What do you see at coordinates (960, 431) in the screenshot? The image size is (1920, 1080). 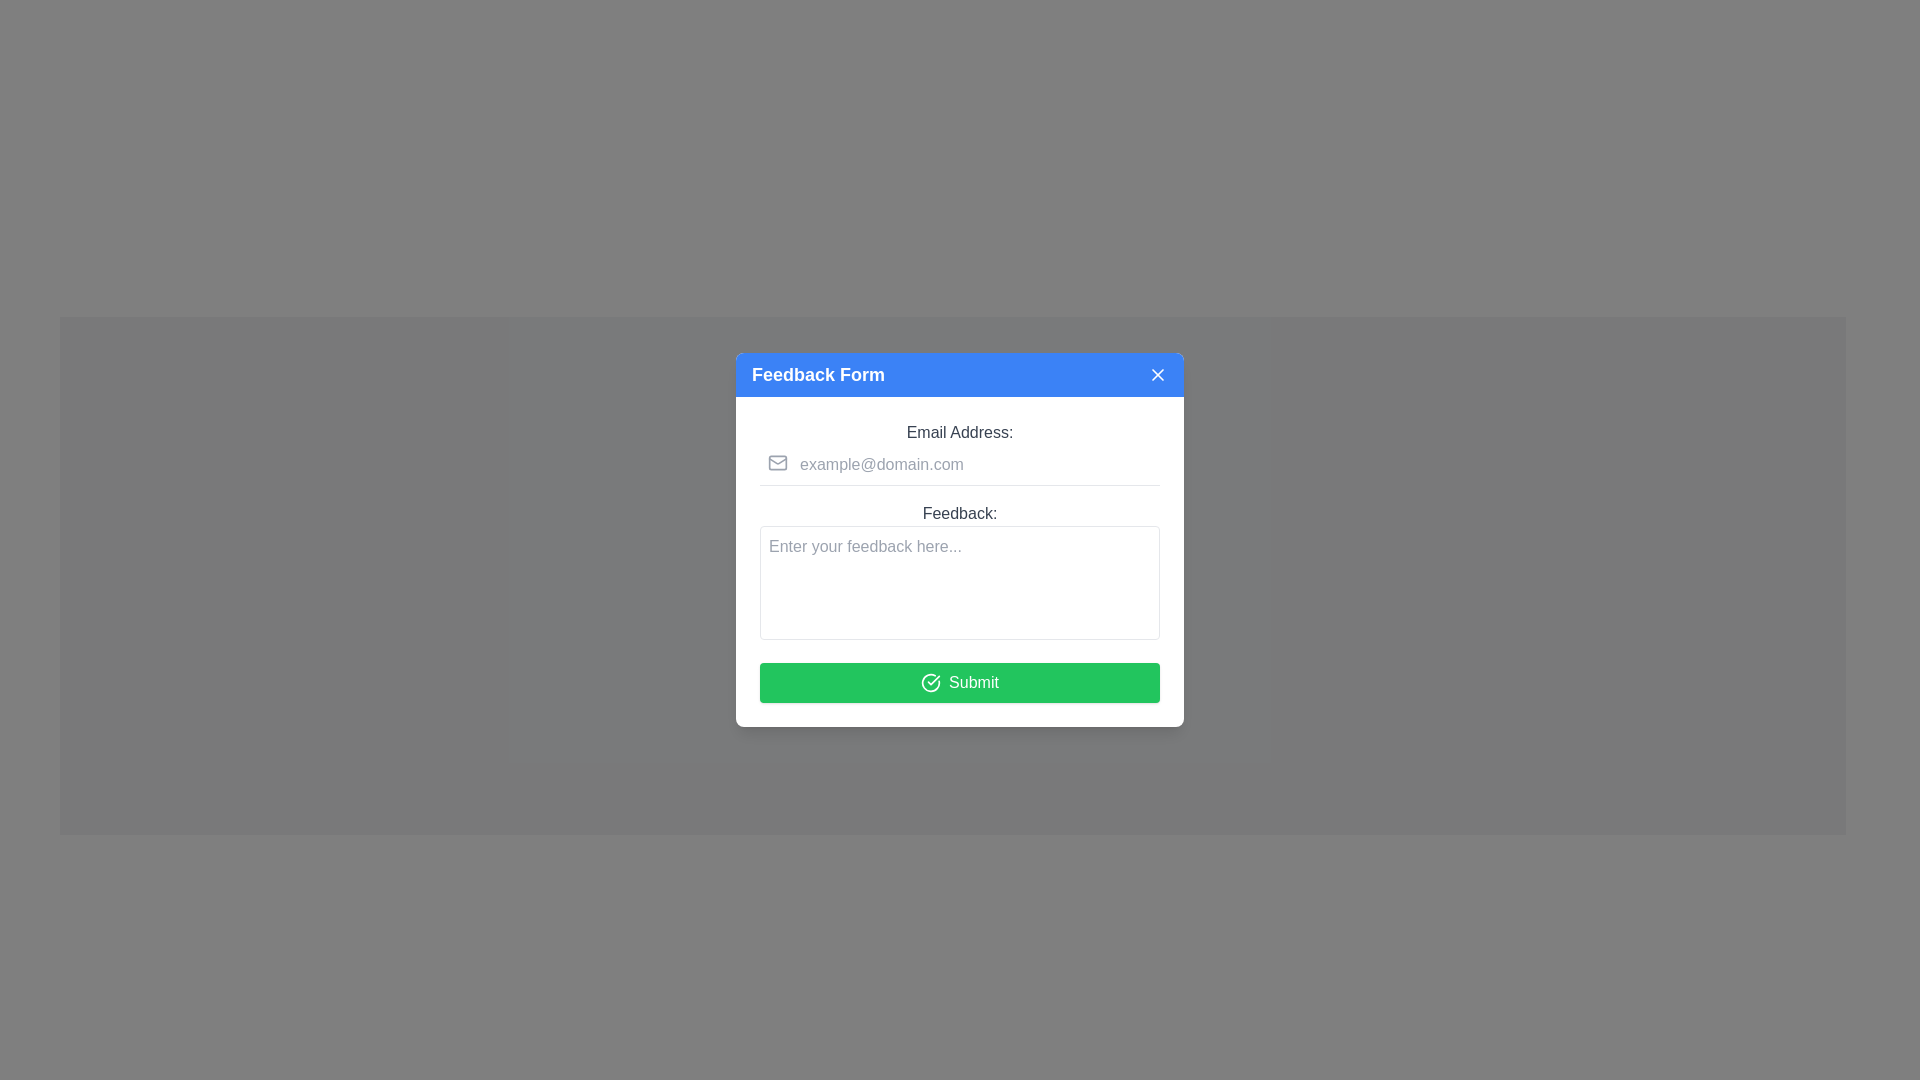 I see `the text label displaying 'Email Address:' in gray font, located above the input field in the 'Feedback Form.'` at bounding box center [960, 431].